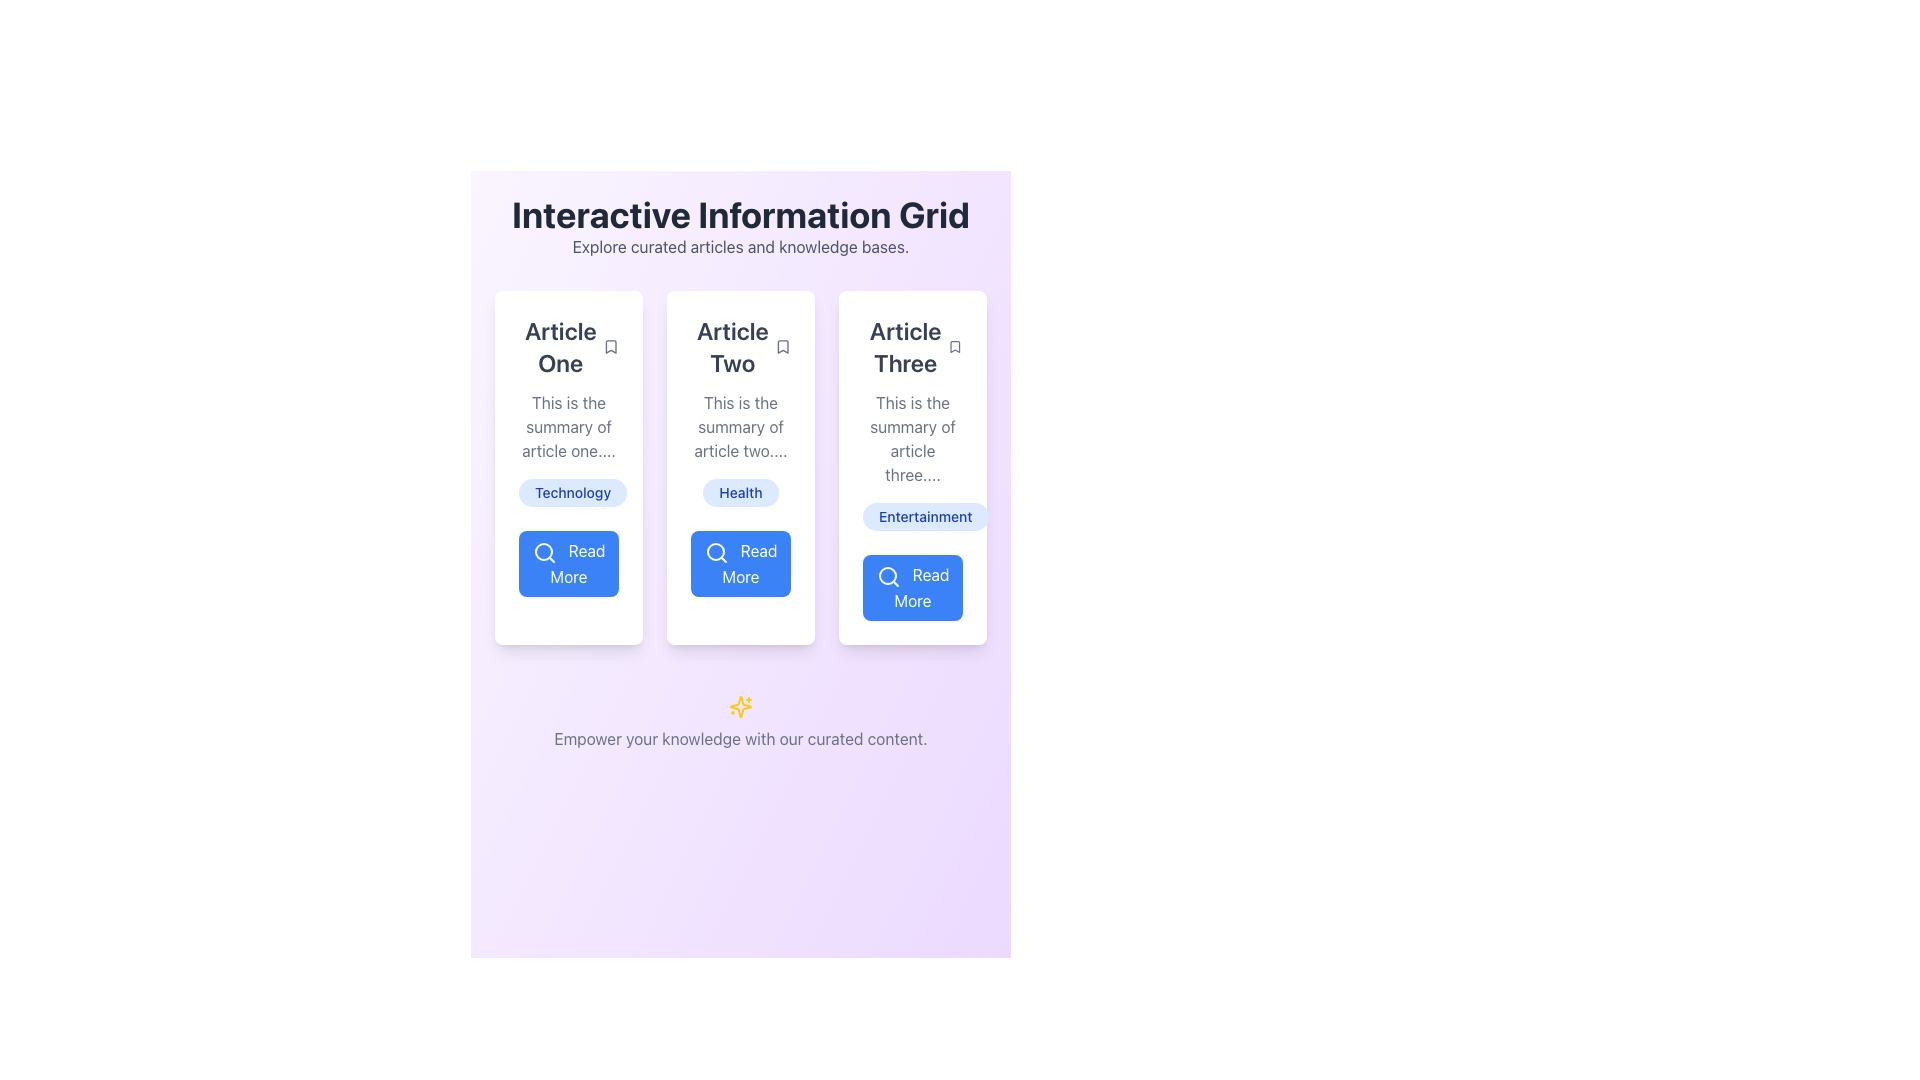 The image size is (1920, 1080). I want to click on the 'Health' label element, which is a distinctly styled tag with a rounded blue background and bolded blue text, located below the summary of 'Article Two', so click(739, 493).